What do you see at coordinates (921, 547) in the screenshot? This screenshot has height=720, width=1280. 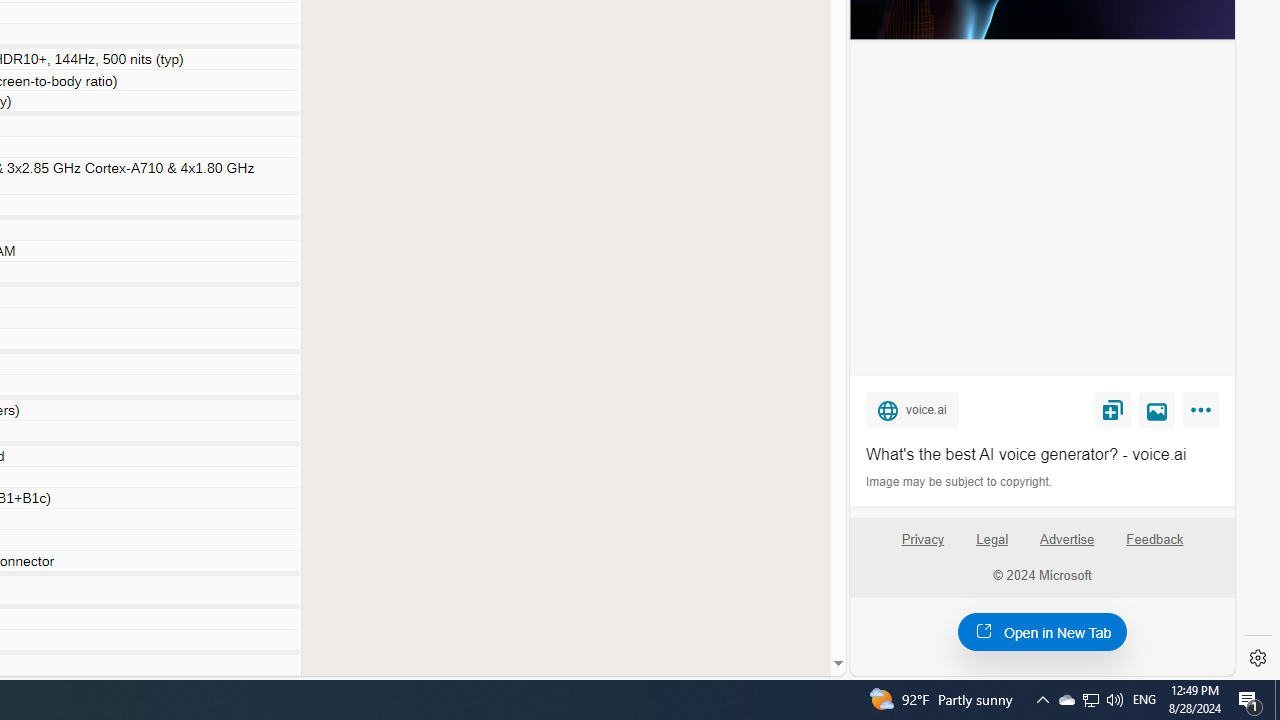 I see `'Privacy'` at bounding box center [921, 547].